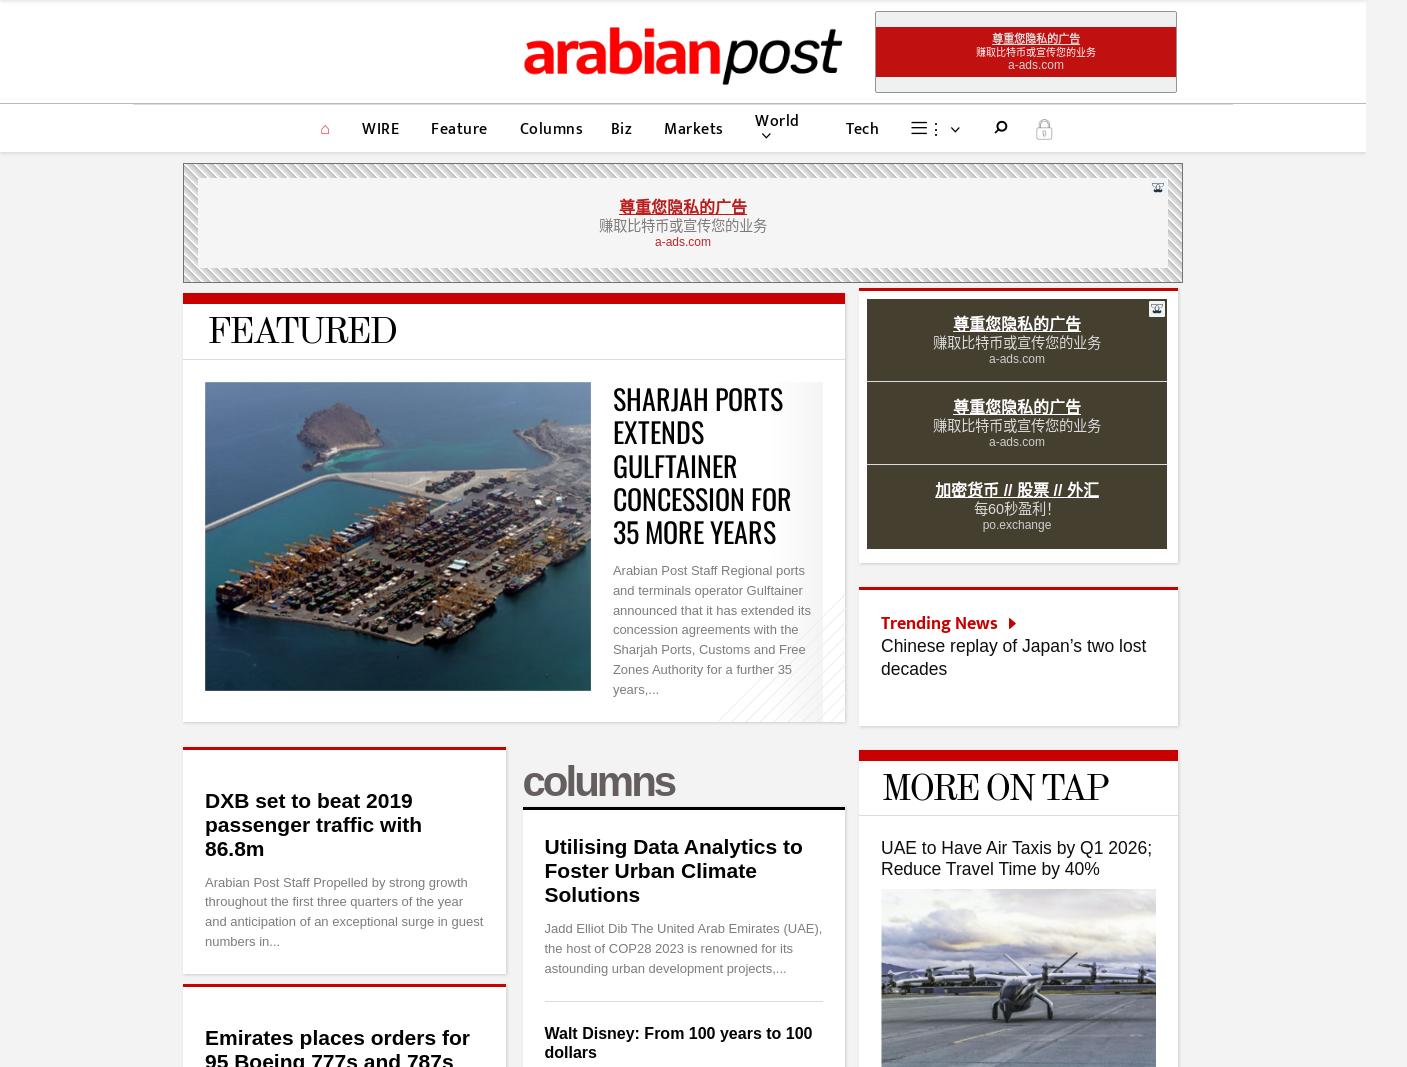 This screenshot has height=1067, width=1407. Describe the element at coordinates (681, 970) in the screenshot. I see `'Your Ad here'` at that location.